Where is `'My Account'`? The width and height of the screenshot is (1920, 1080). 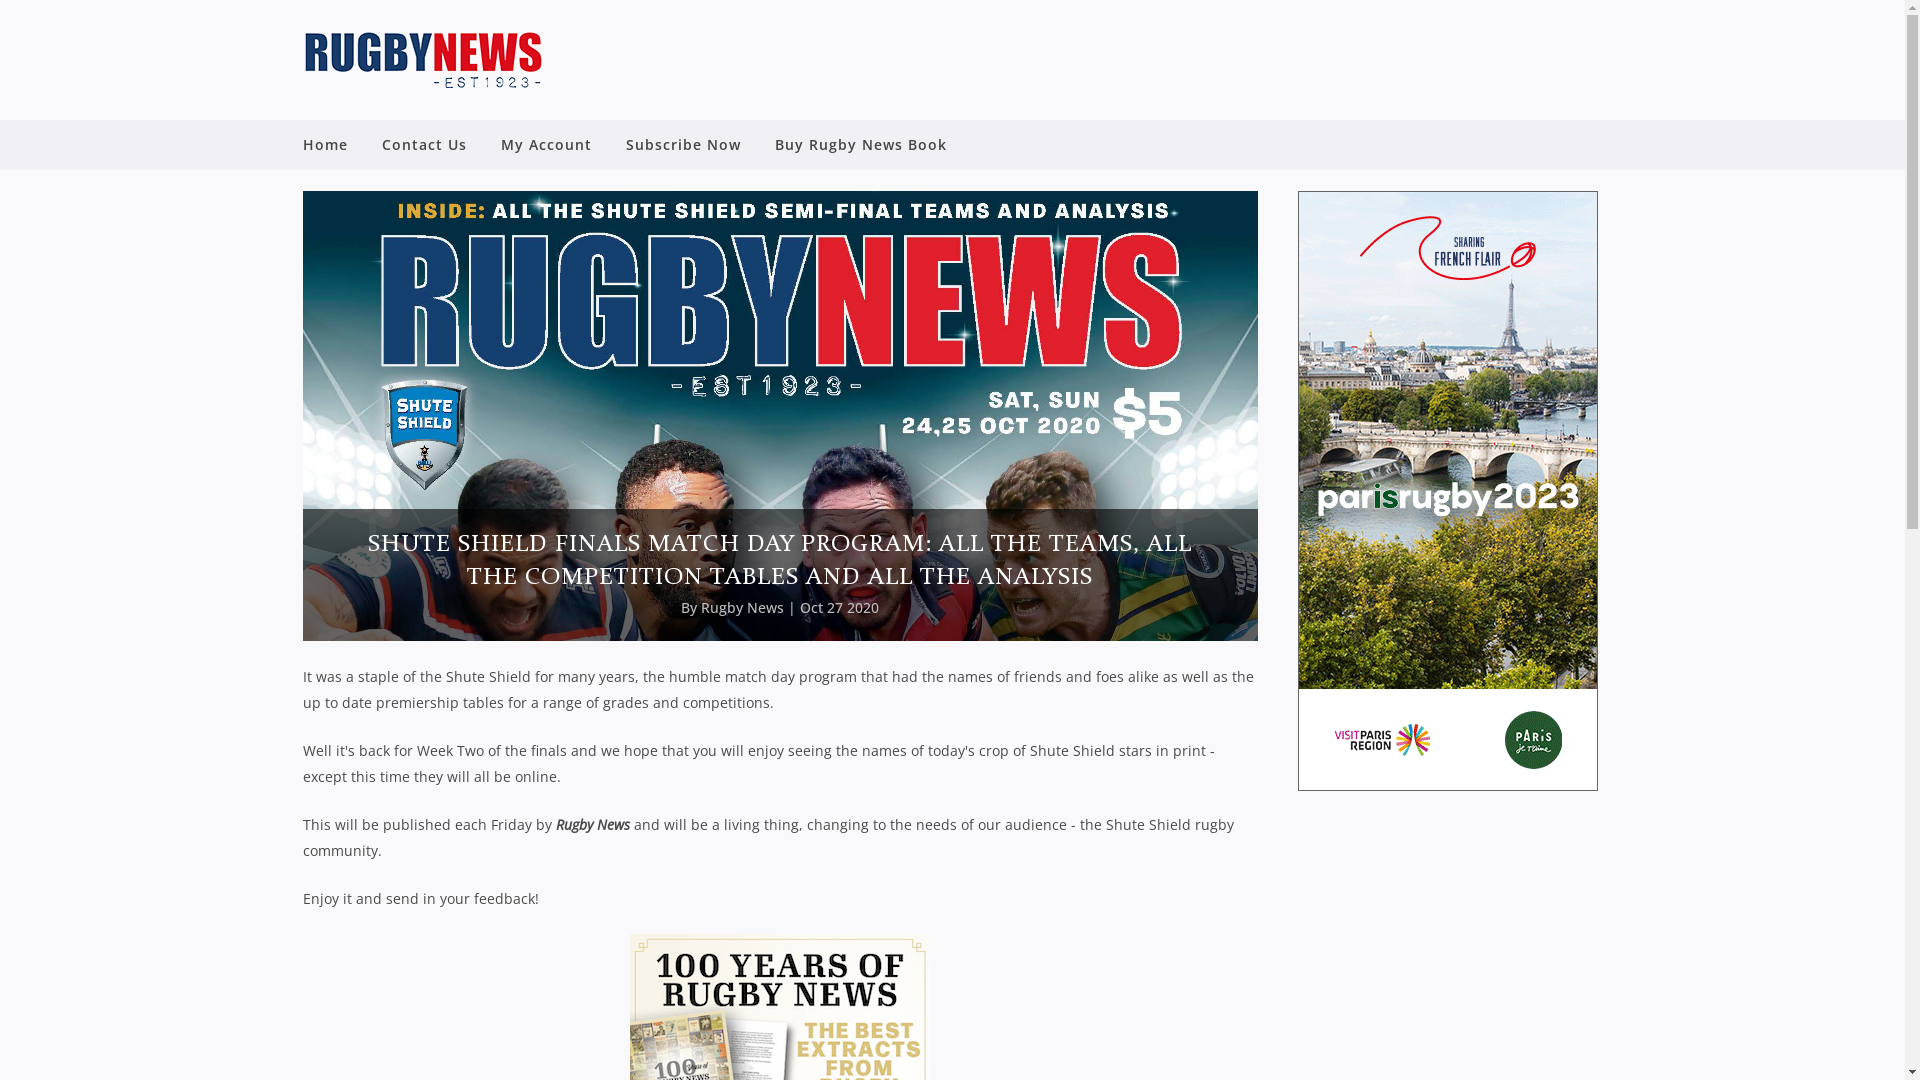
'My Account' is located at coordinates (546, 144).